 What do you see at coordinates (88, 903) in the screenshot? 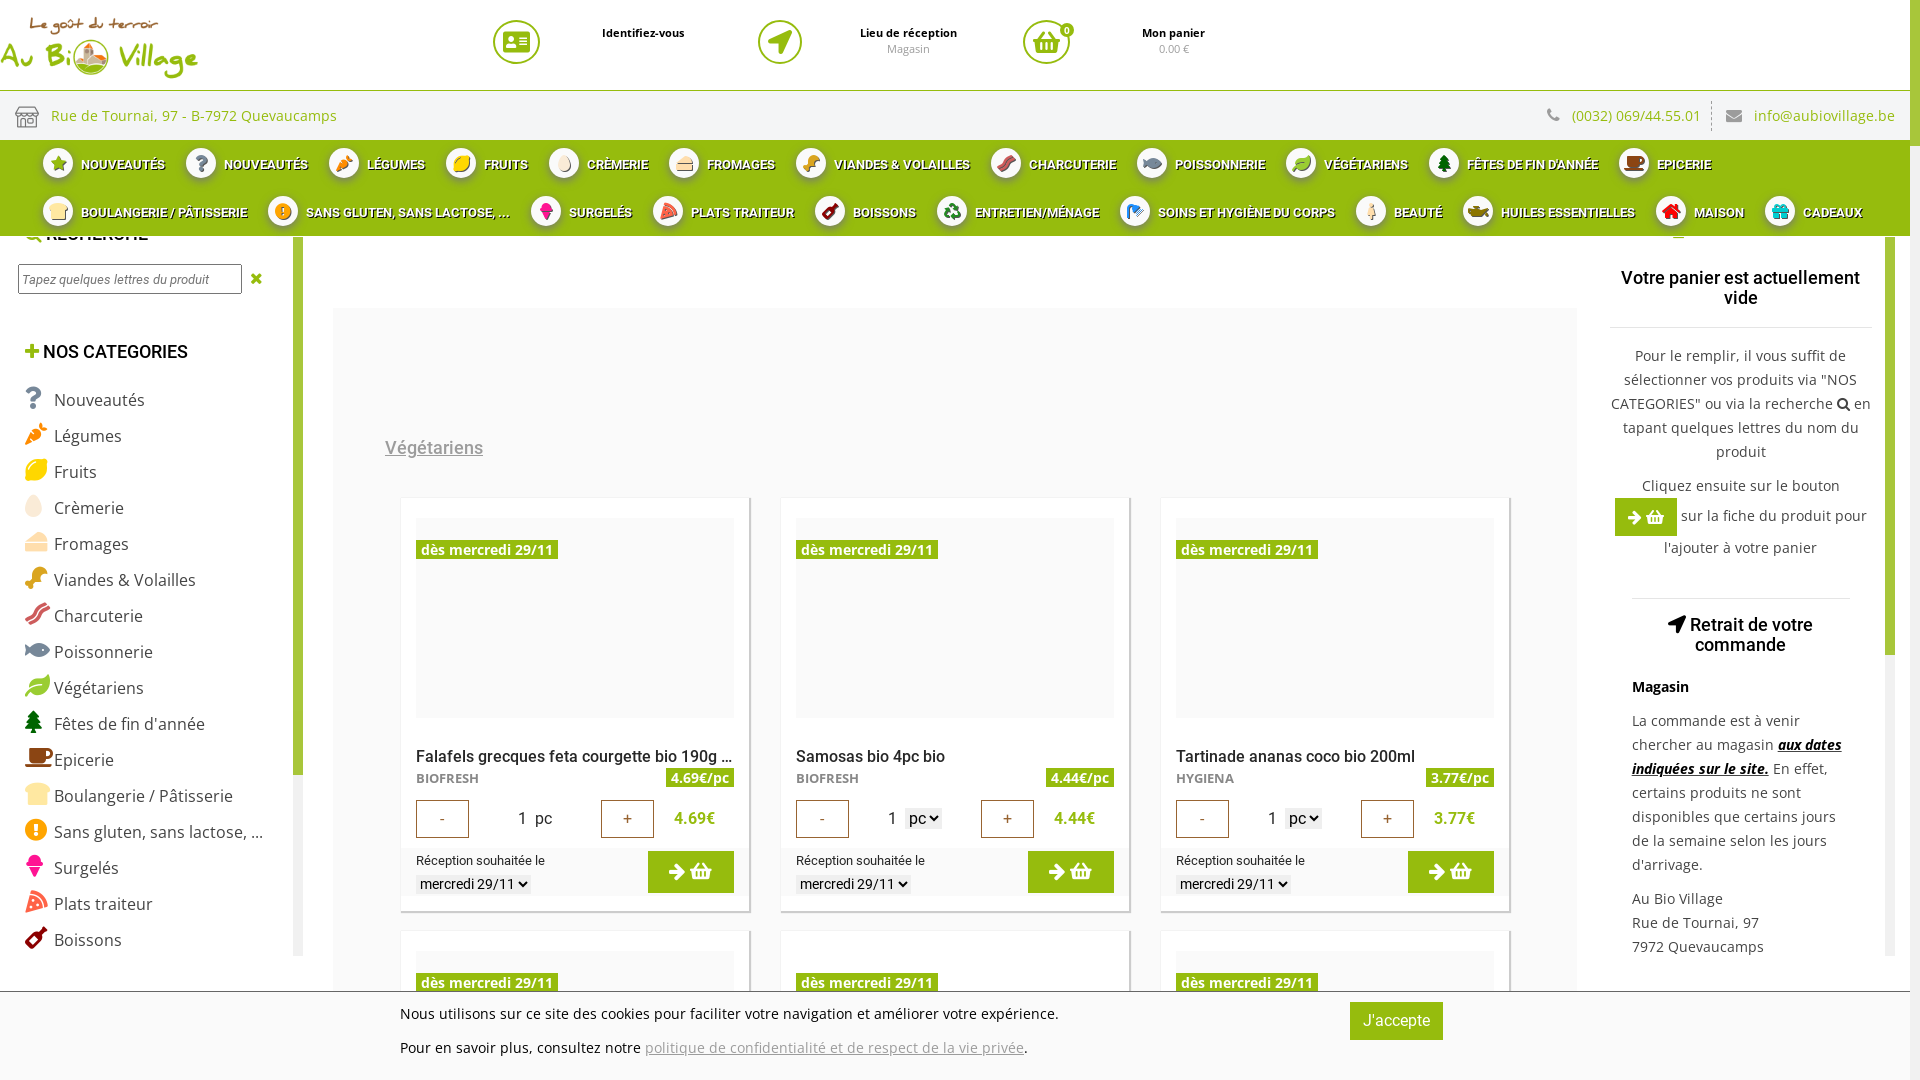
I see `'Plats traiteur'` at bounding box center [88, 903].